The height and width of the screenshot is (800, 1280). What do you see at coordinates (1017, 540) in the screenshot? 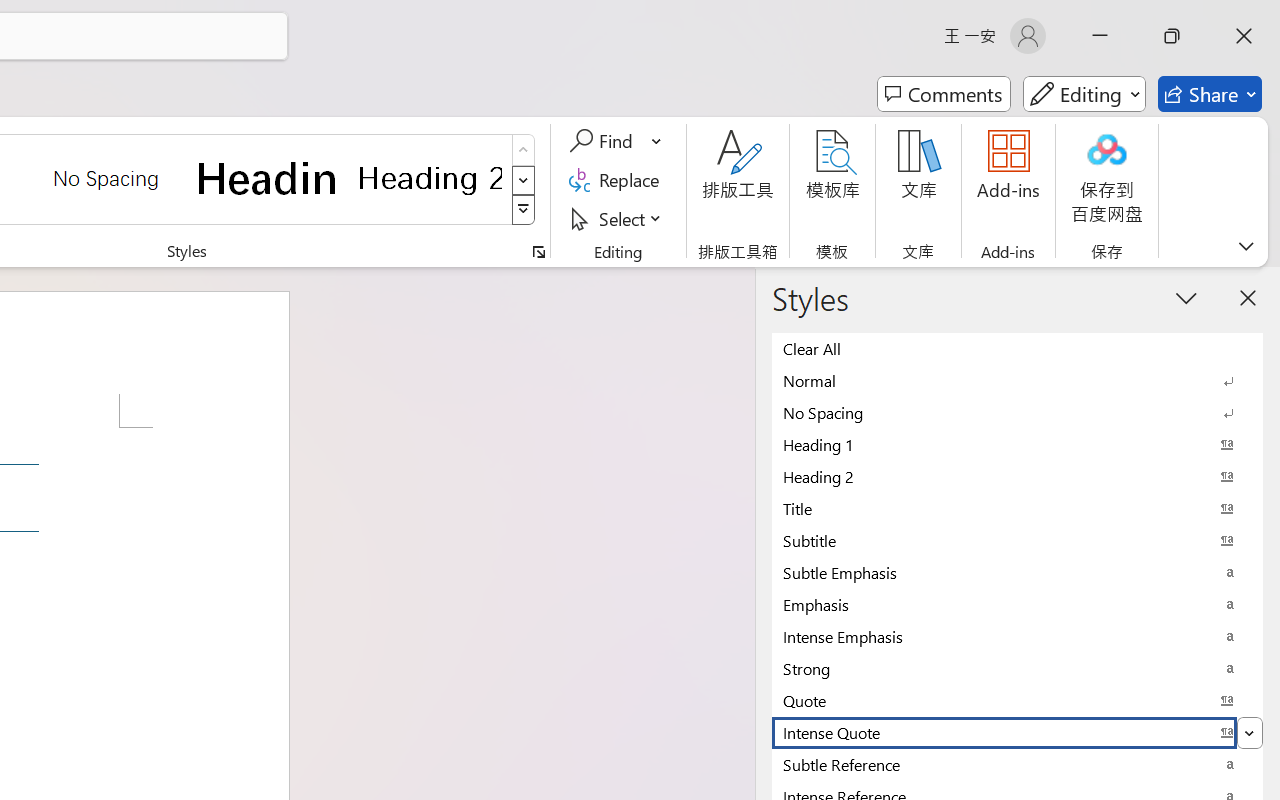
I see `'Subtitle'` at bounding box center [1017, 540].